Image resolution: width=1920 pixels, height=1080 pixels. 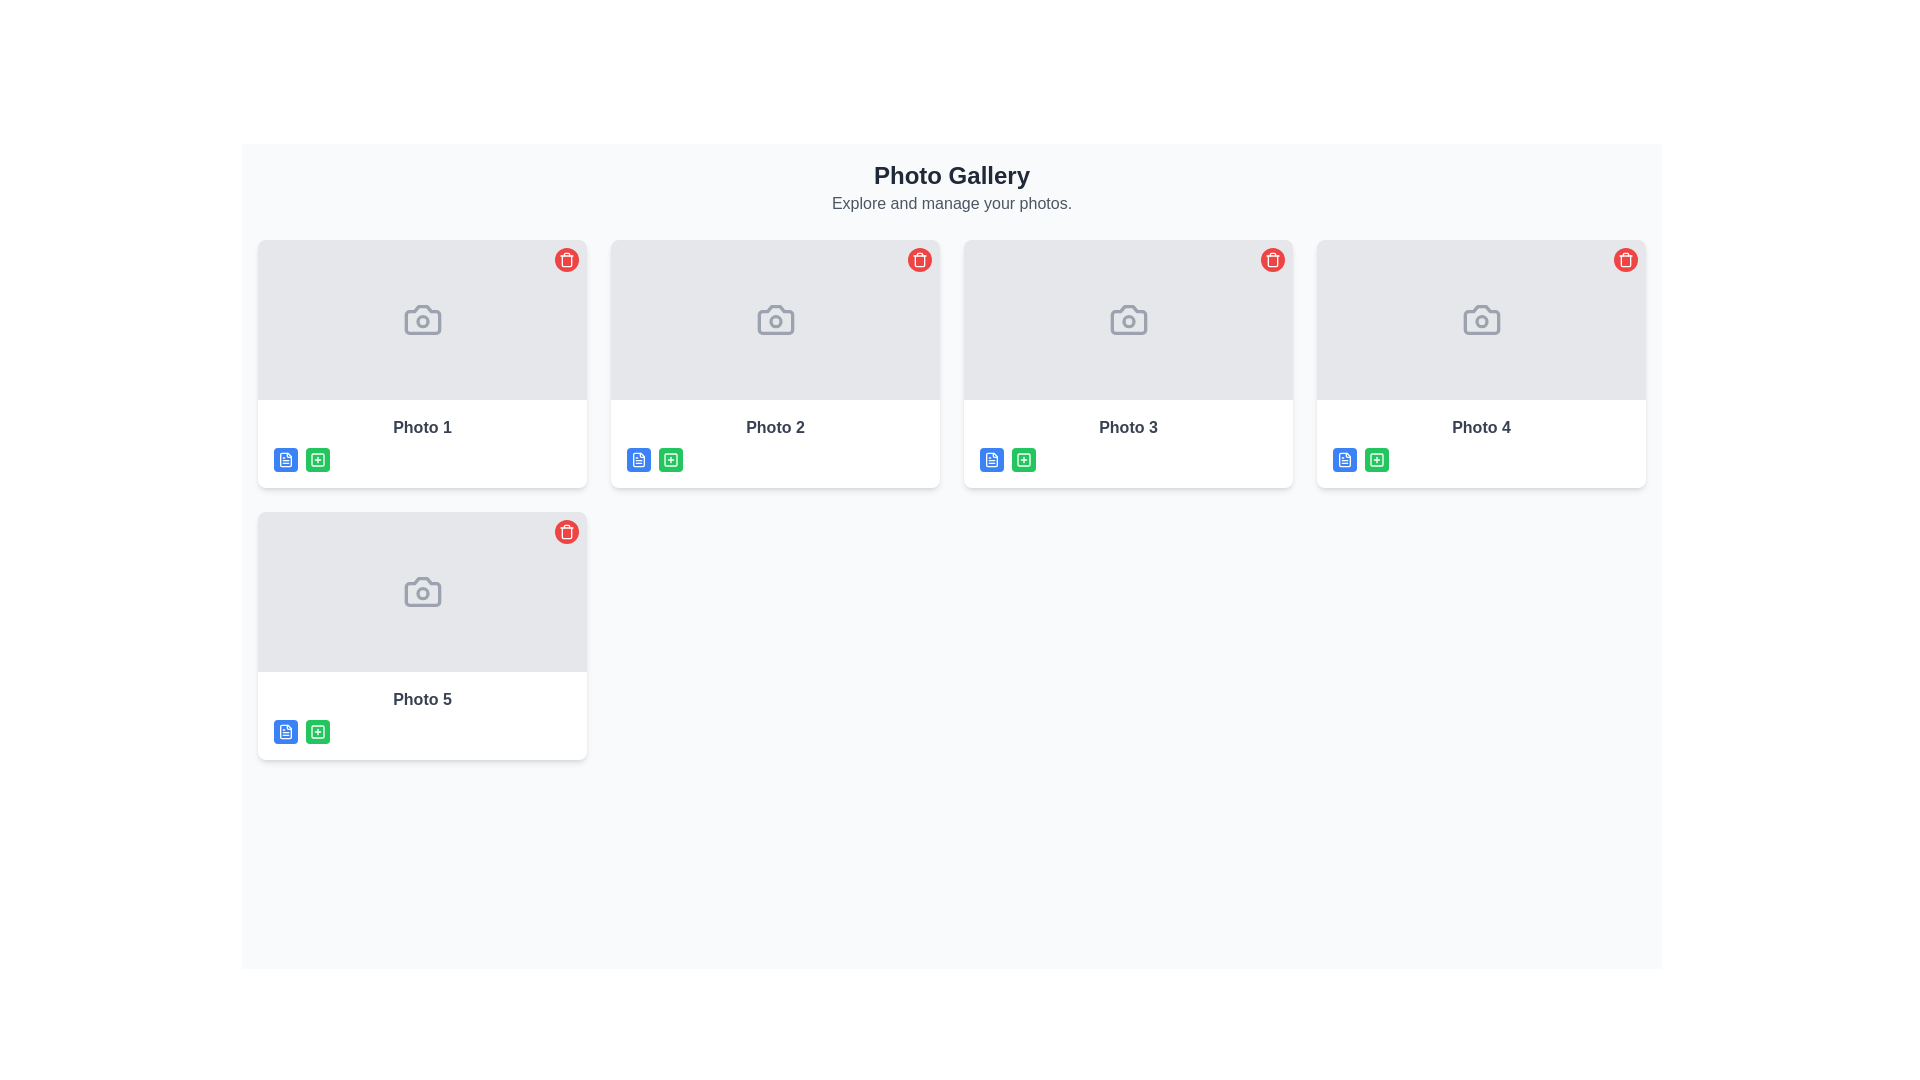 I want to click on the 'Photo 5' text label, which is a bolded gray textual label located below the thumbnail image in the fifth card of the photo gallery, so click(x=421, y=698).